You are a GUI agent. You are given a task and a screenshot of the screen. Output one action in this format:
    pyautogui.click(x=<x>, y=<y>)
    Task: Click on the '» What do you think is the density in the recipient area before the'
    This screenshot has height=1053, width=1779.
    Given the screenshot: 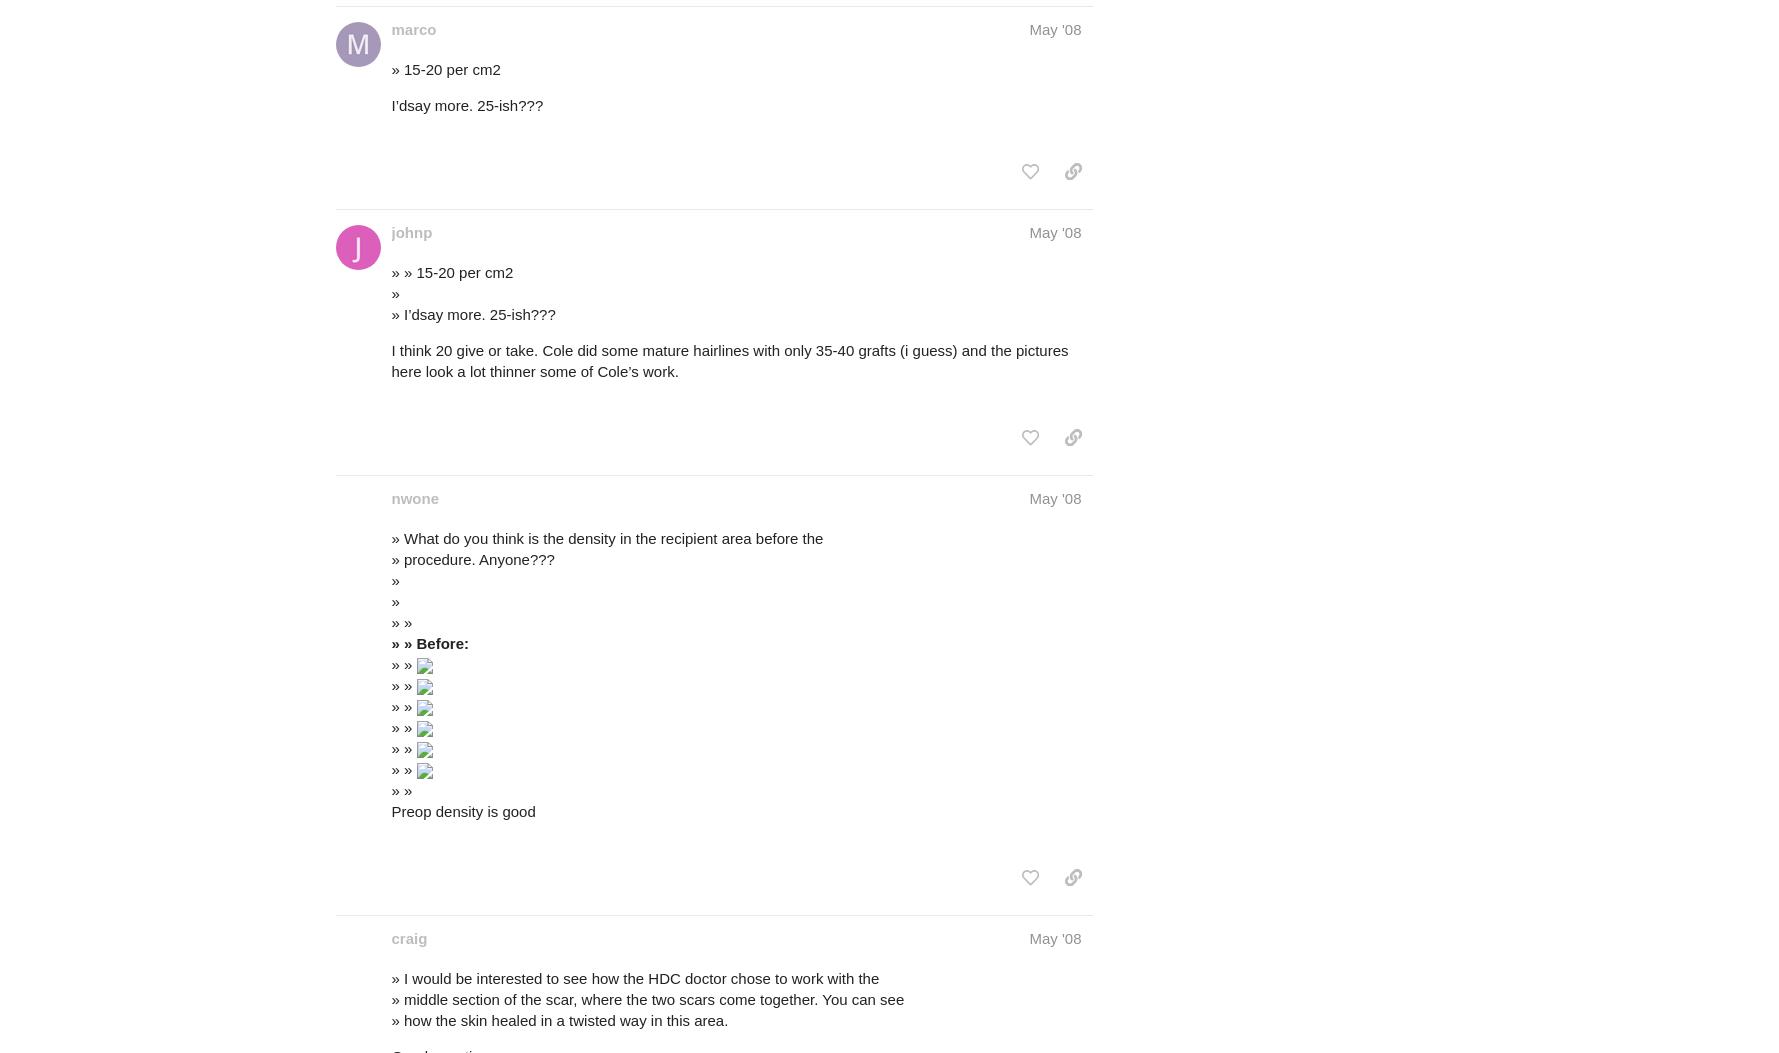 What is the action you would take?
    pyautogui.click(x=606, y=536)
    